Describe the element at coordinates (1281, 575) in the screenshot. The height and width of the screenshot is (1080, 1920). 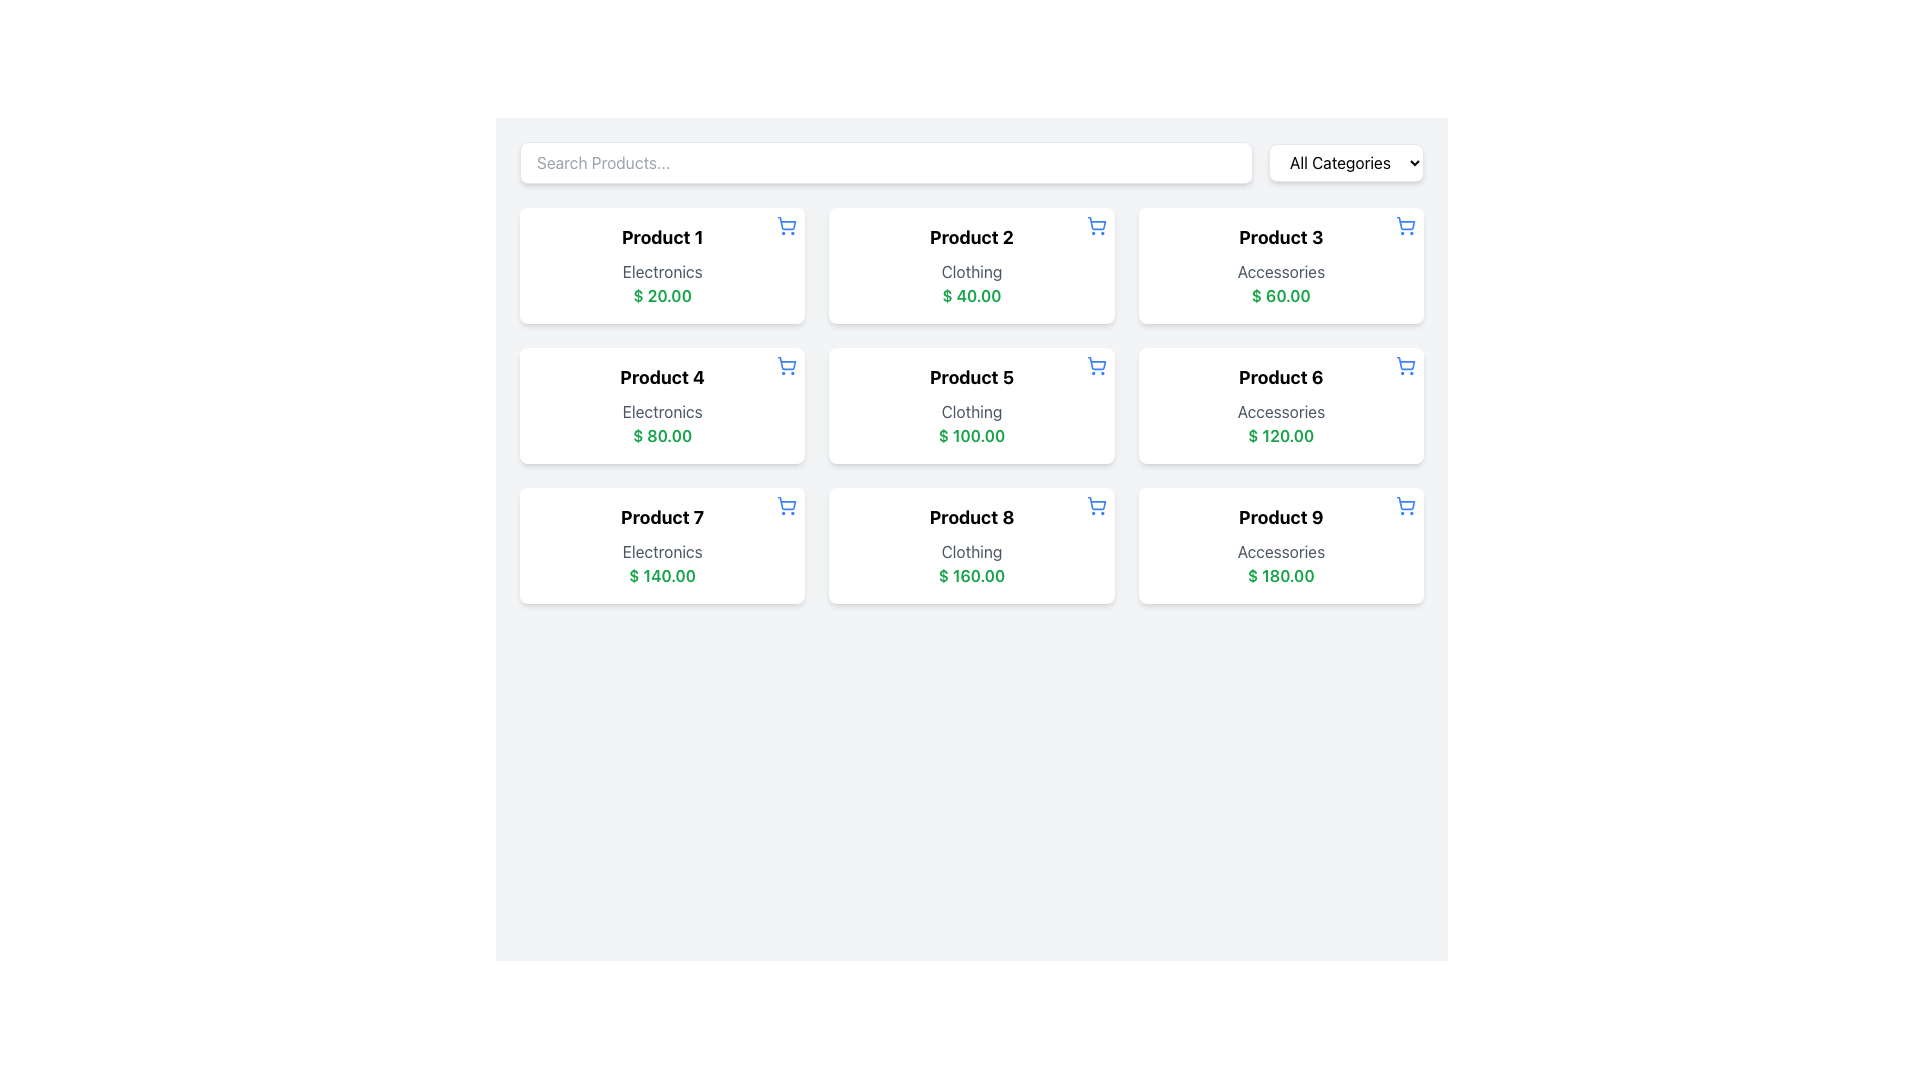
I see `the static text element that indicates the price of Product 9, located below the 'Accessories' text and above a right-aligned icon` at that location.